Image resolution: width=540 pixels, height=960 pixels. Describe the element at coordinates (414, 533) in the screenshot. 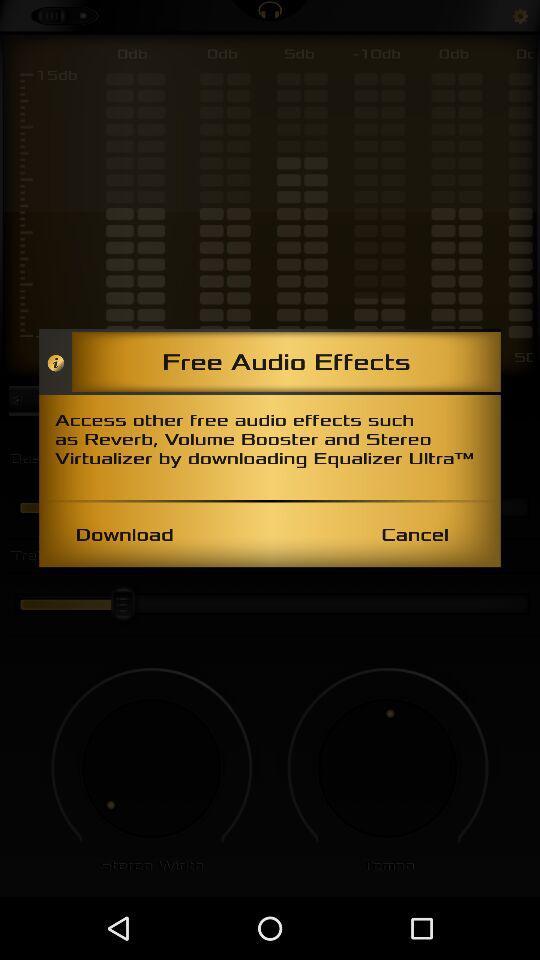

I see `the item to the right of the download item` at that location.